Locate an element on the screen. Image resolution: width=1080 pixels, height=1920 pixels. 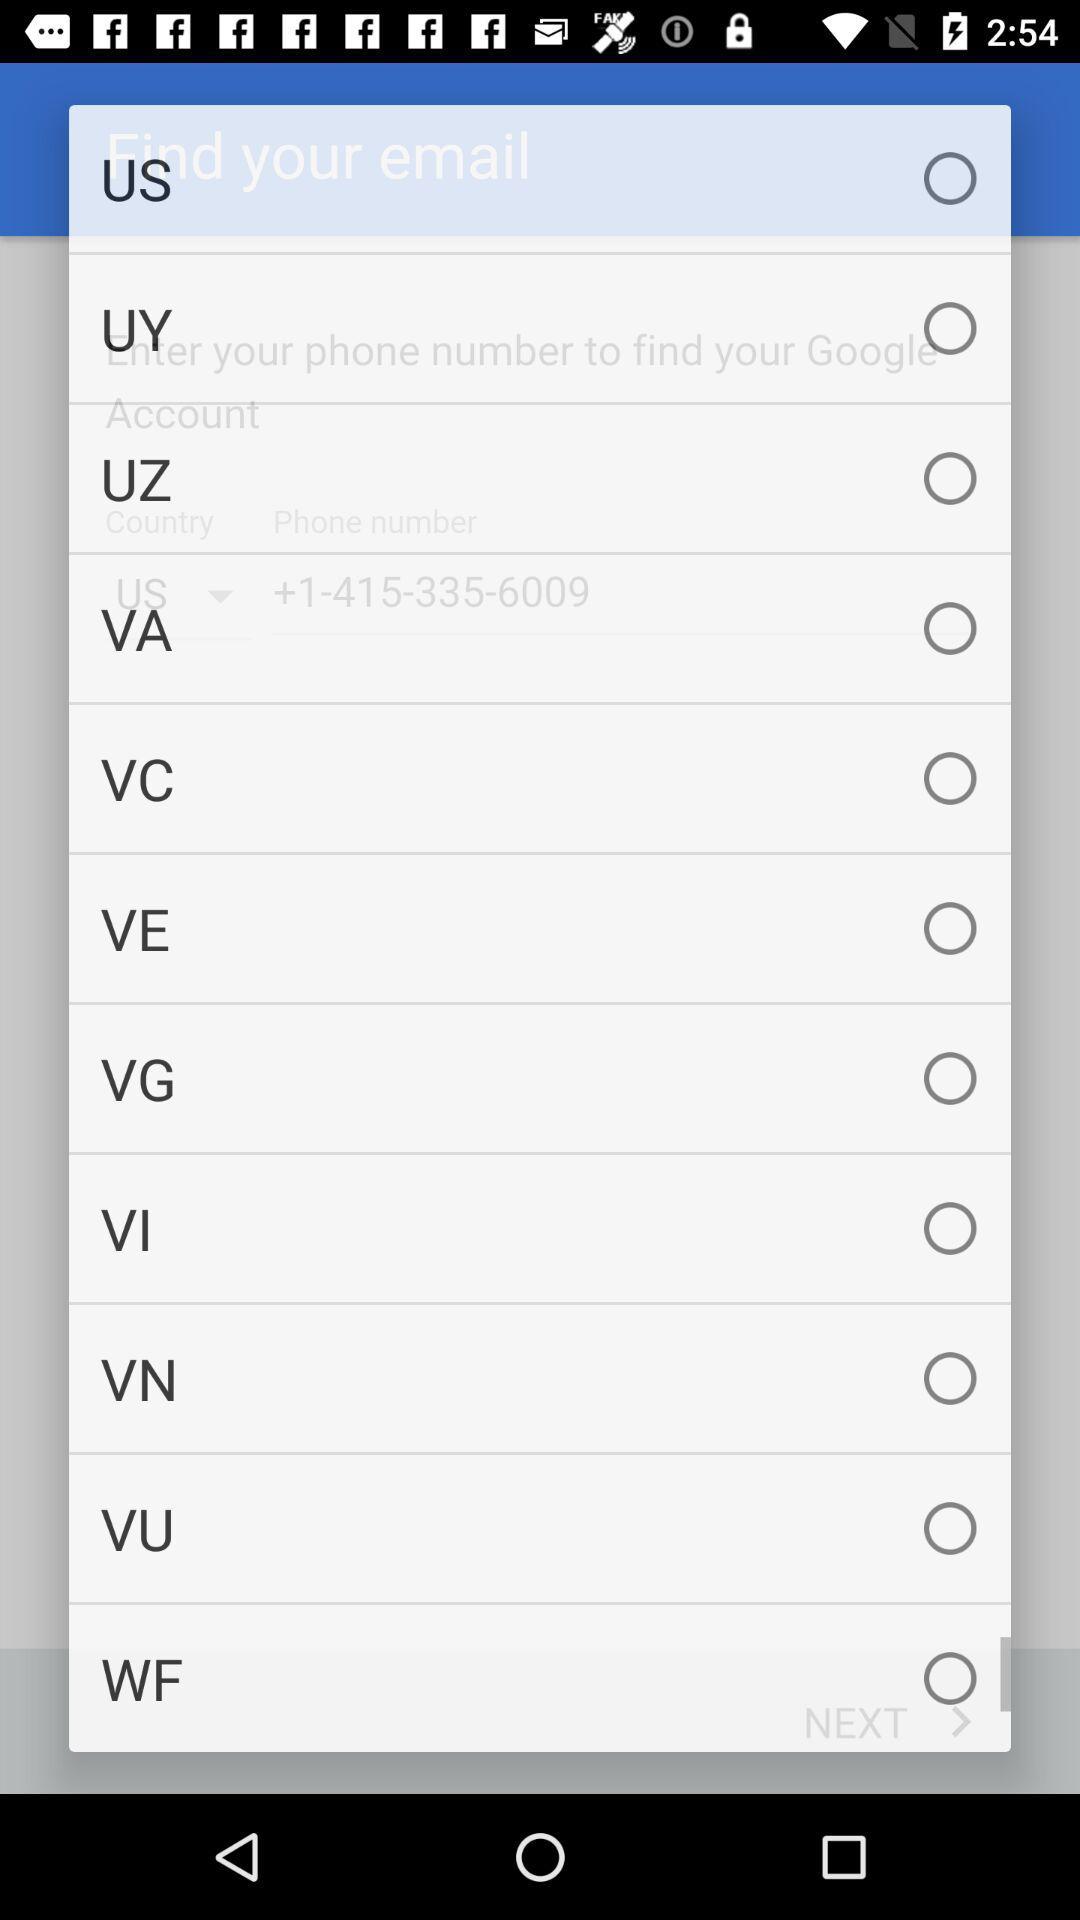
the ve icon is located at coordinates (540, 927).